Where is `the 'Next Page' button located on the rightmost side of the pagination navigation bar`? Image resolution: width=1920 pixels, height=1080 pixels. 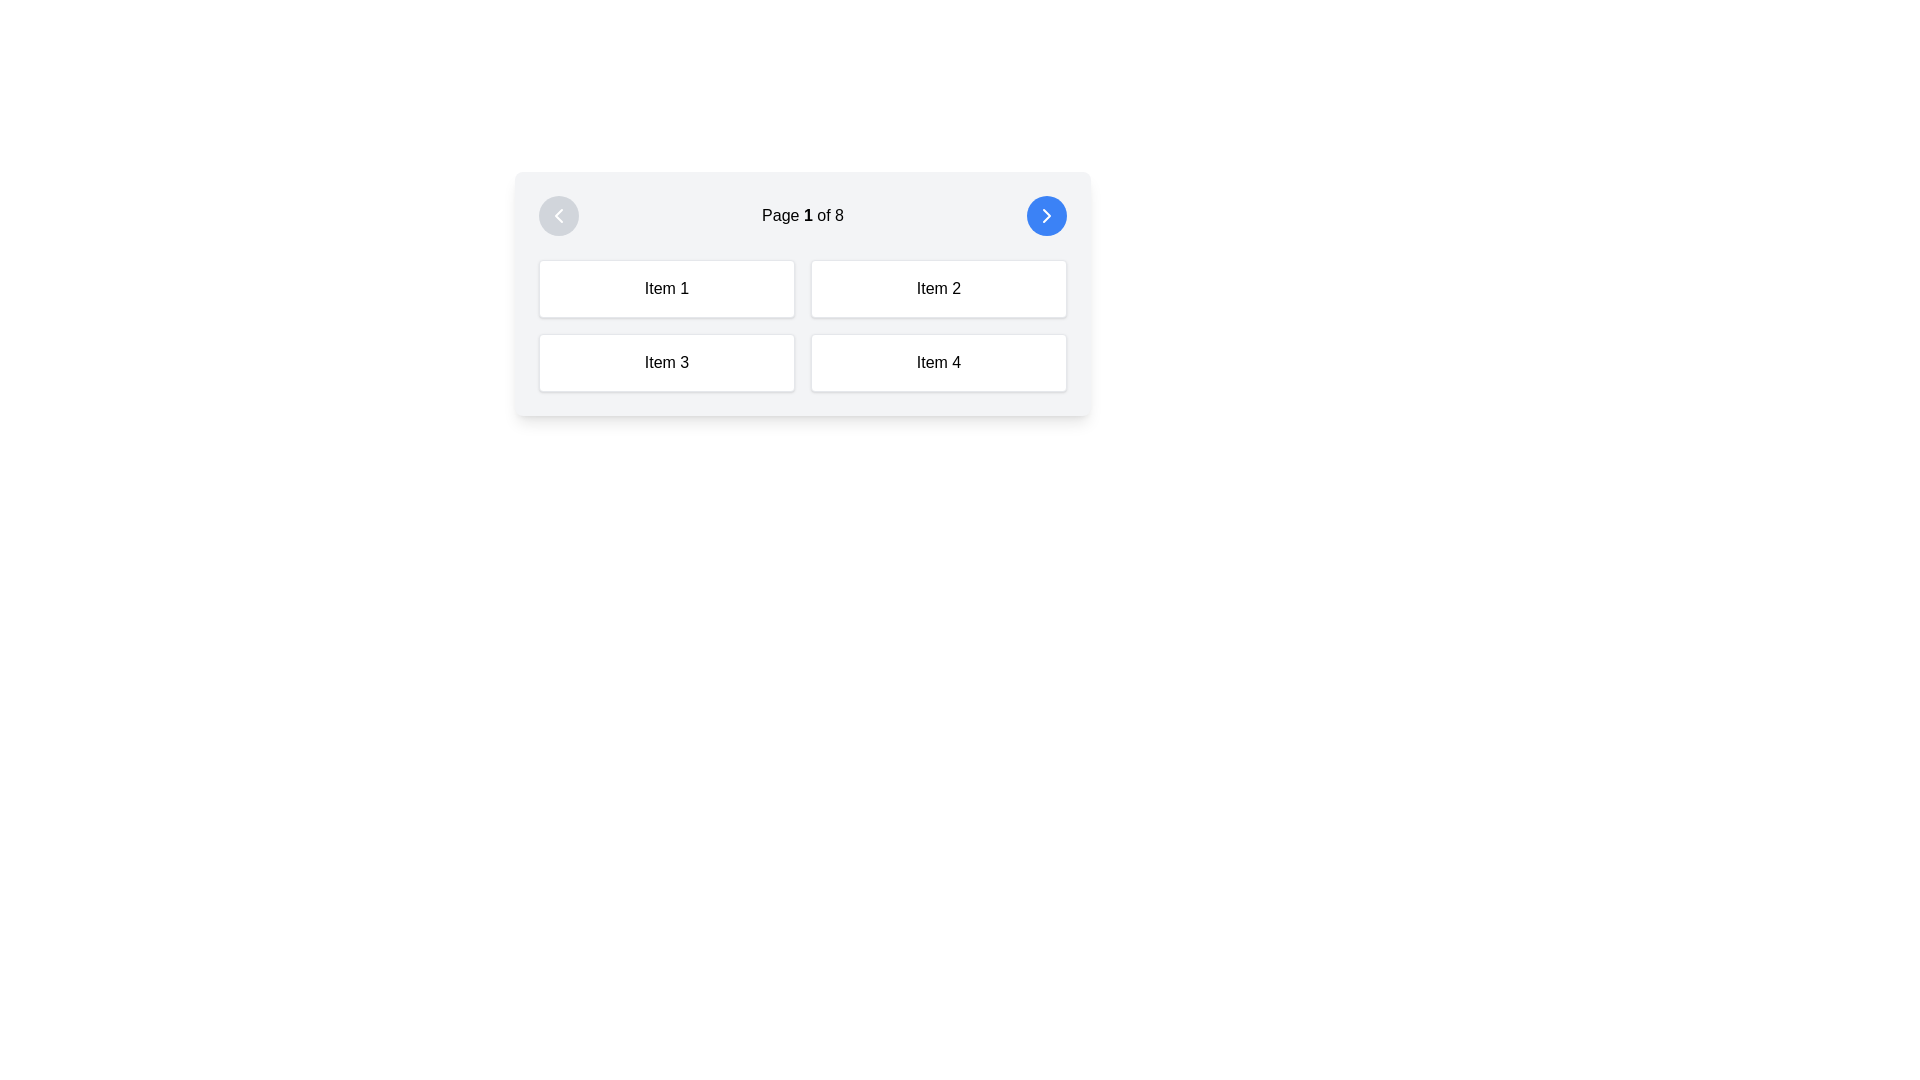
the 'Next Page' button located on the rightmost side of the pagination navigation bar is located at coordinates (1045, 216).